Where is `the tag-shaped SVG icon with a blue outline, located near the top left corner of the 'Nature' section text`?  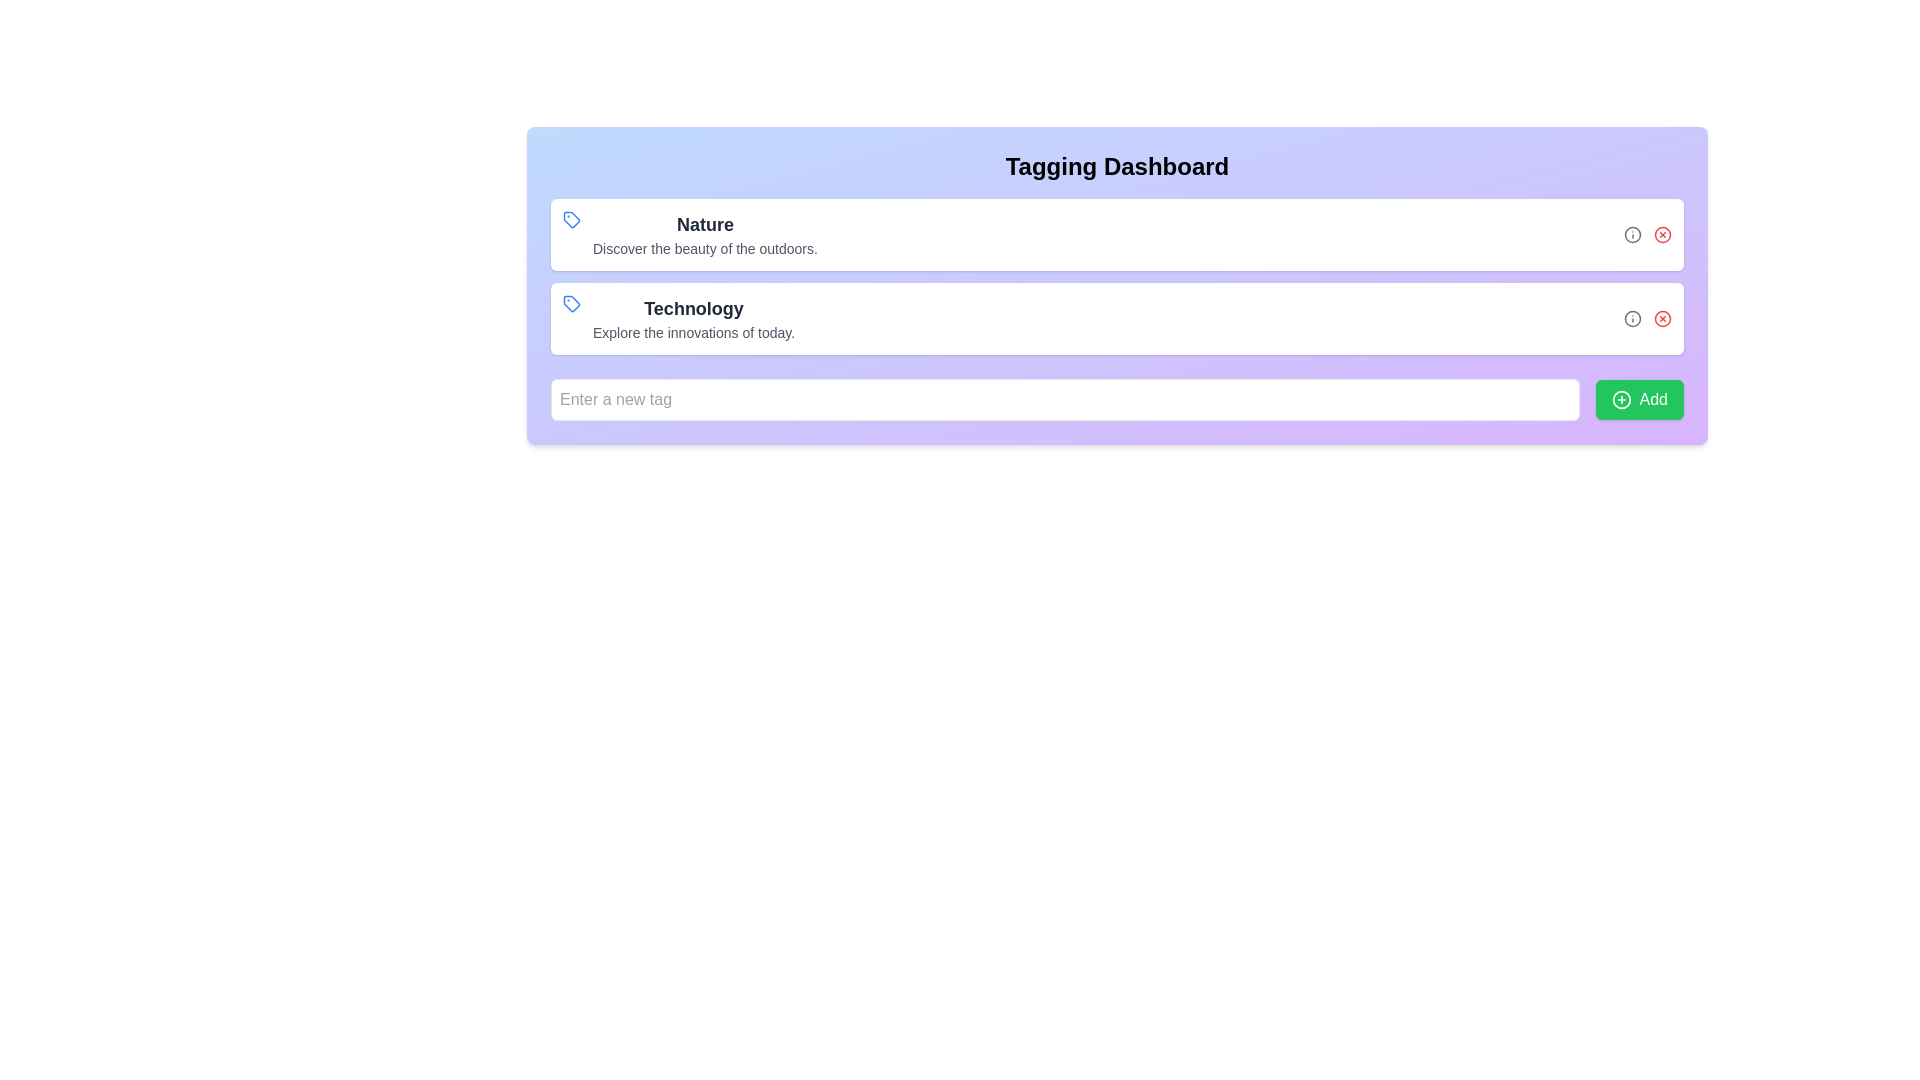 the tag-shaped SVG icon with a blue outline, located near the top left corner of the 'Nature' section text is located at coordinates (570, 304).